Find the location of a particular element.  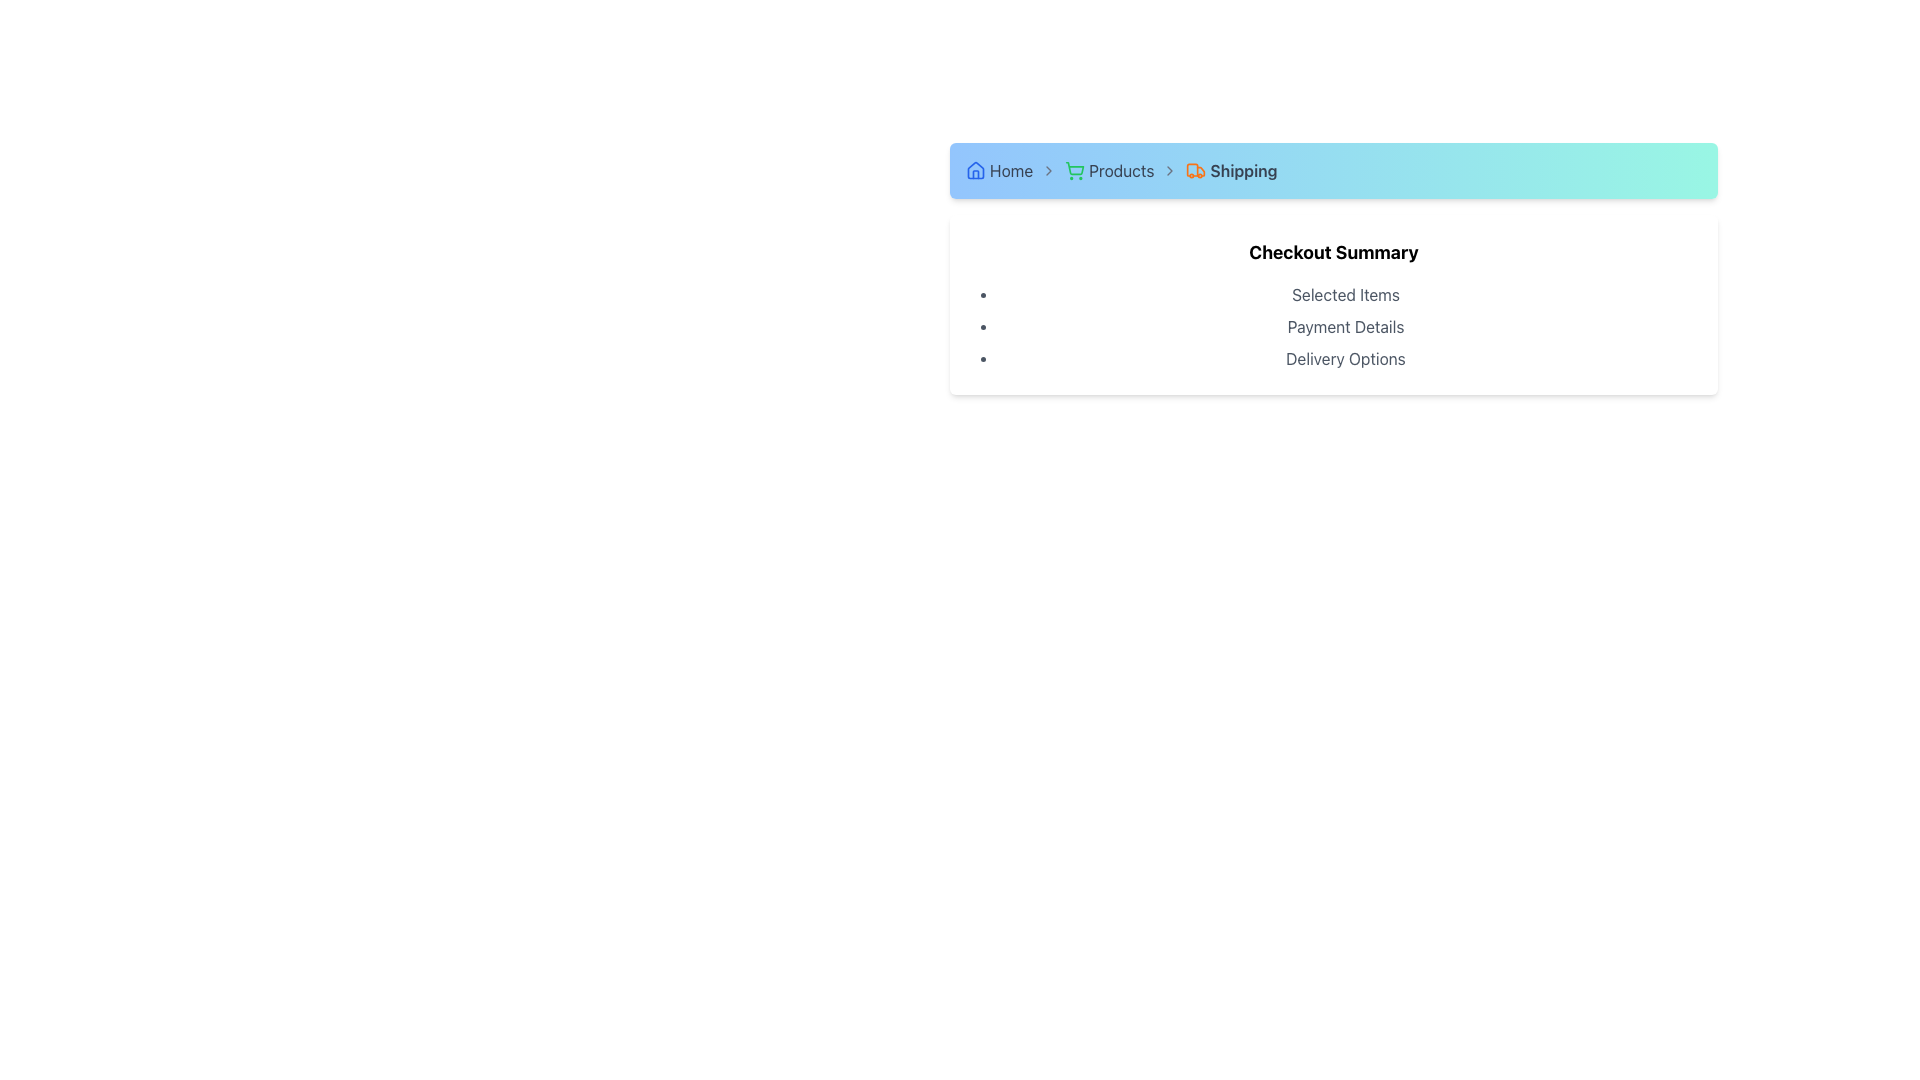

the green shopping cart icon in the breadcrumb navigation bar, located between the 'Home' and 'Shipping' steps is located at coordinates (1074, 167).